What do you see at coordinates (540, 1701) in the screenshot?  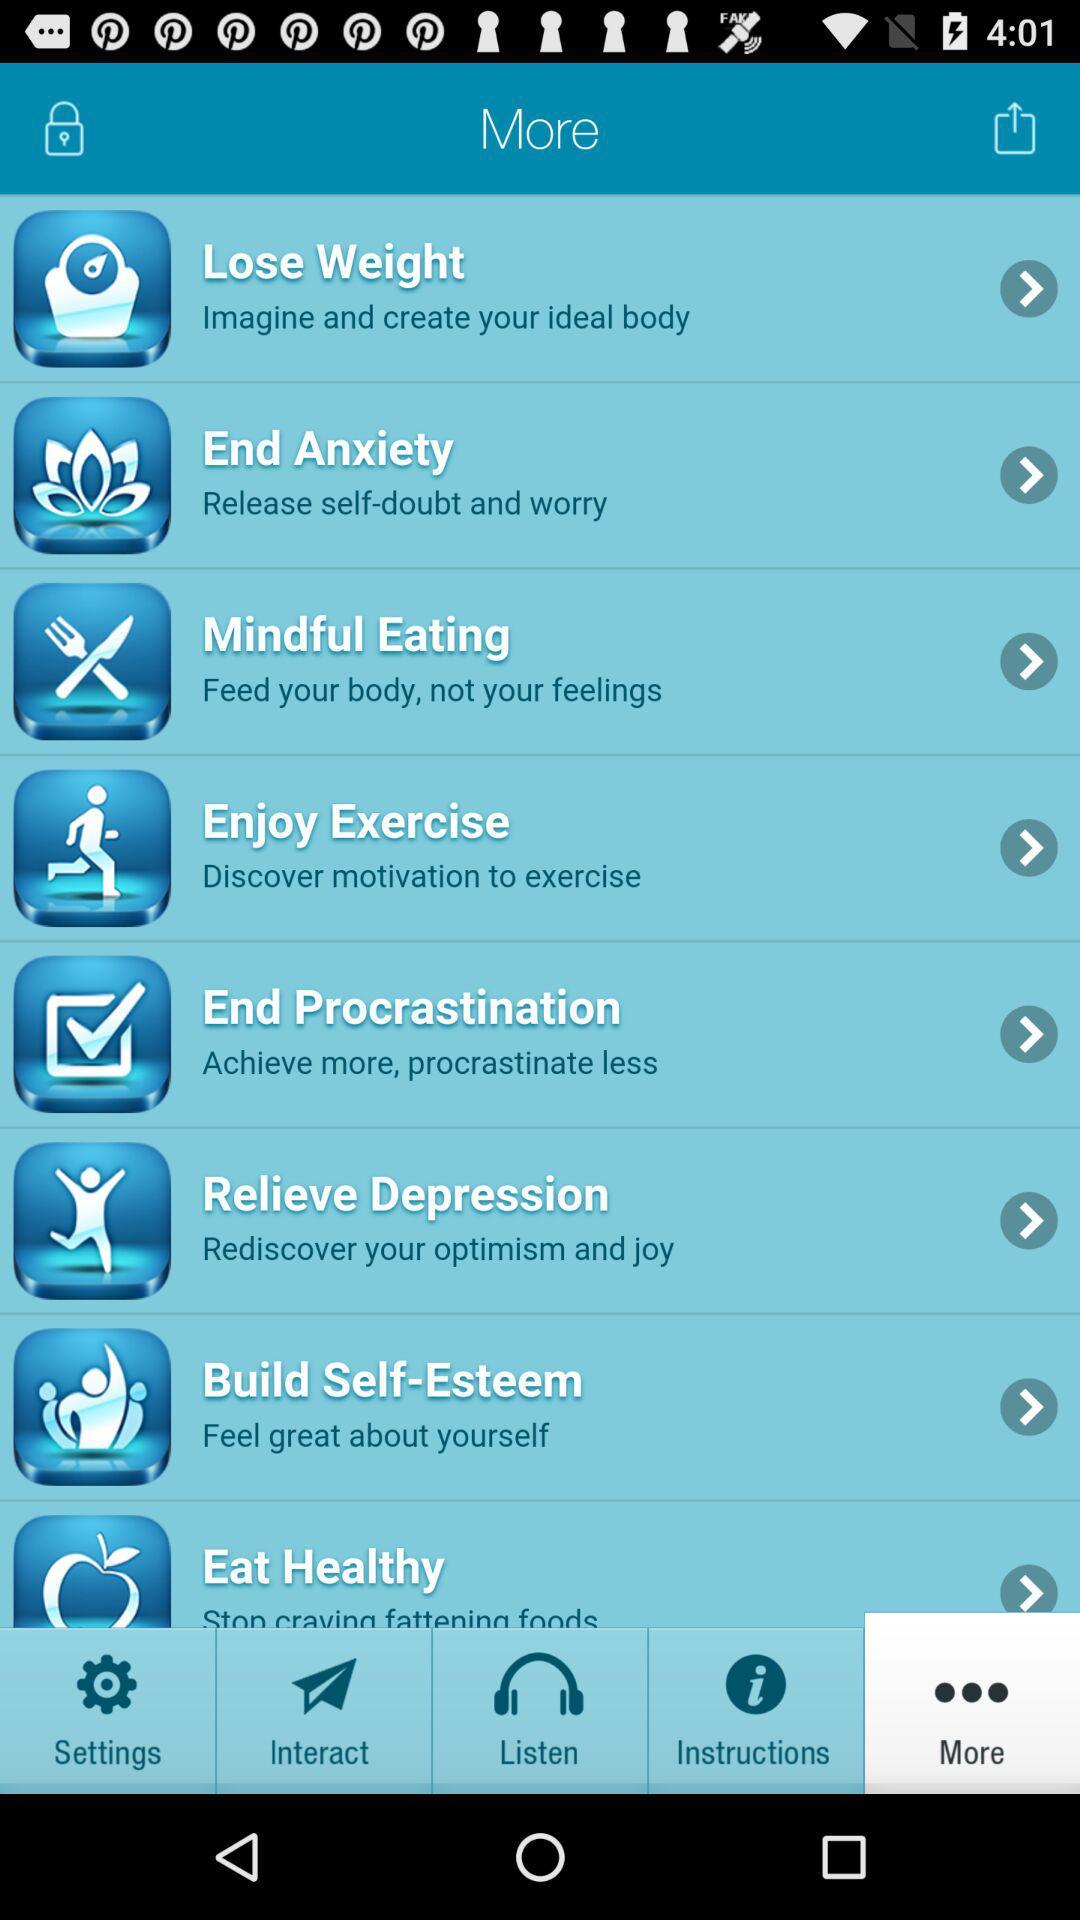 I see `music icon` at bounding box center [540, 1701].